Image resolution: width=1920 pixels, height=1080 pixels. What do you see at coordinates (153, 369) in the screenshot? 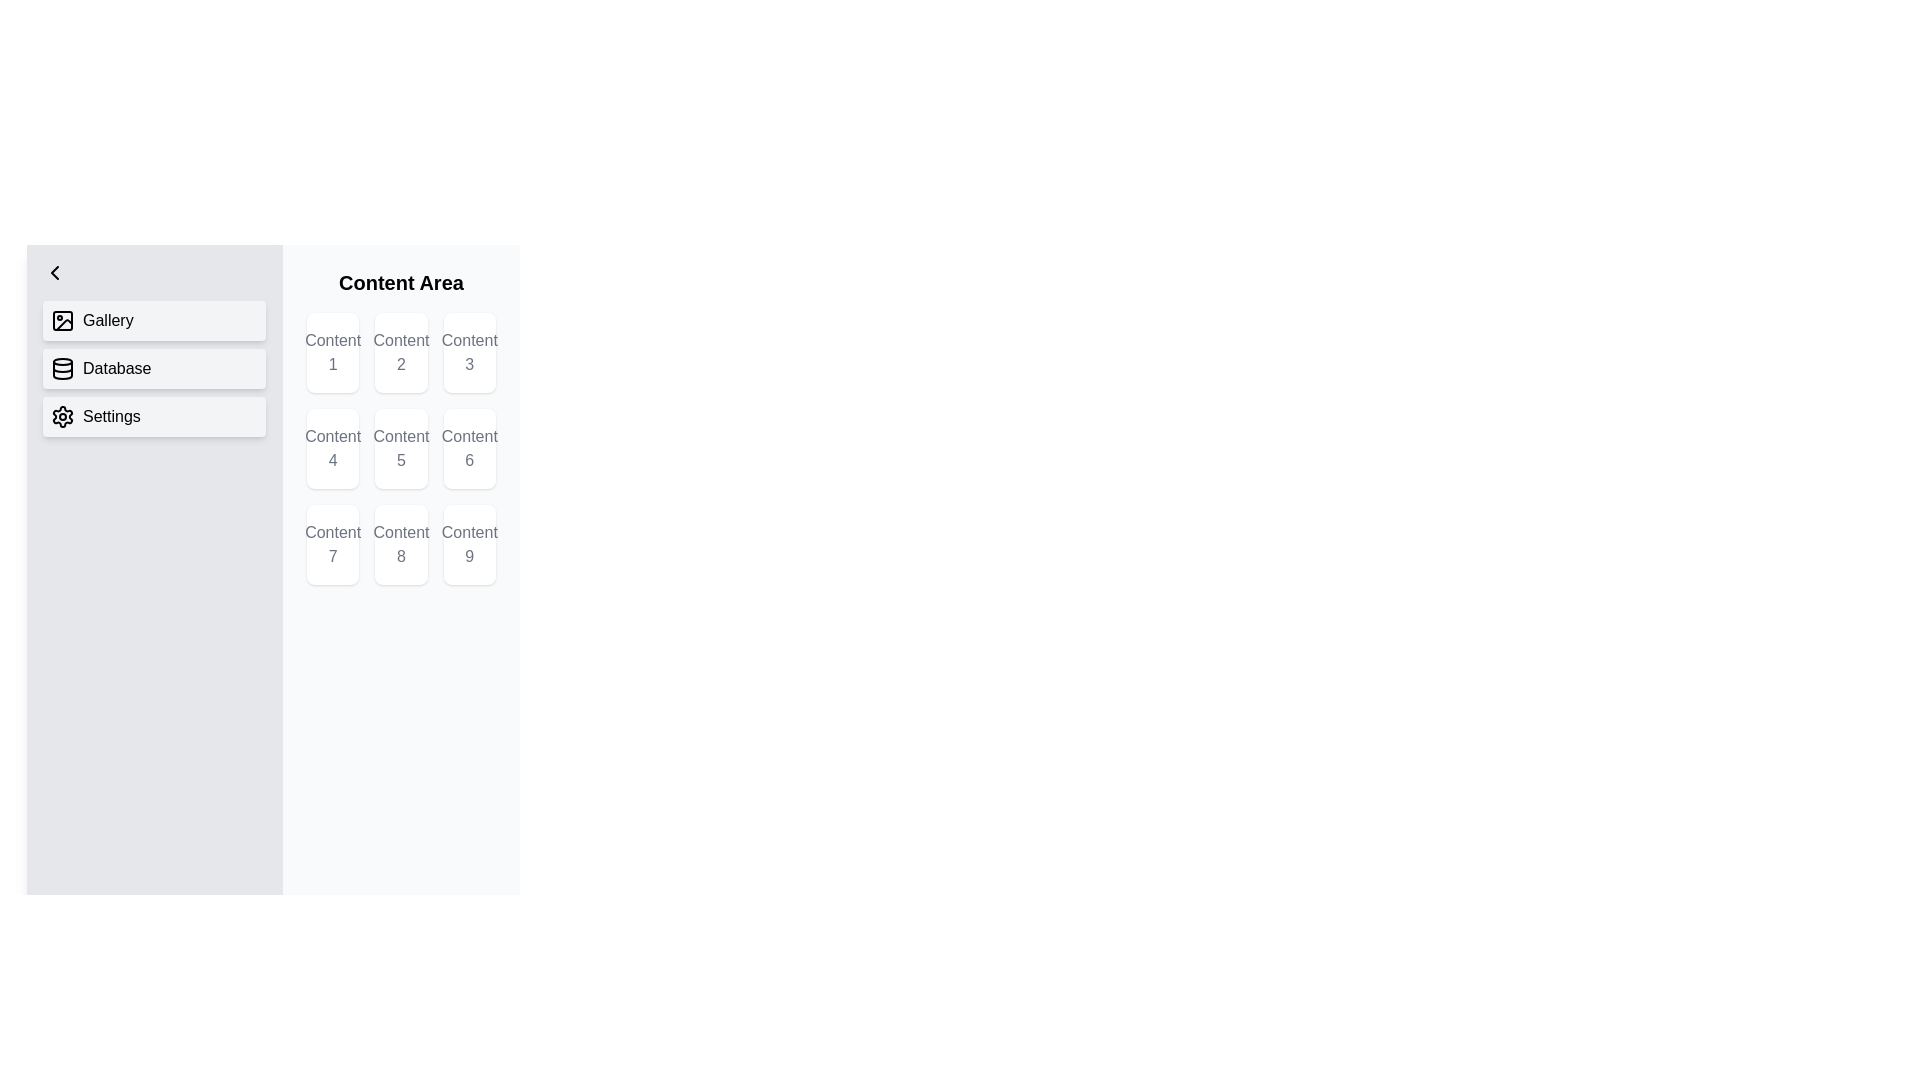
I see `the second menu item in the sidebar labeled 'Menu'` at bounding box center [153, 369].